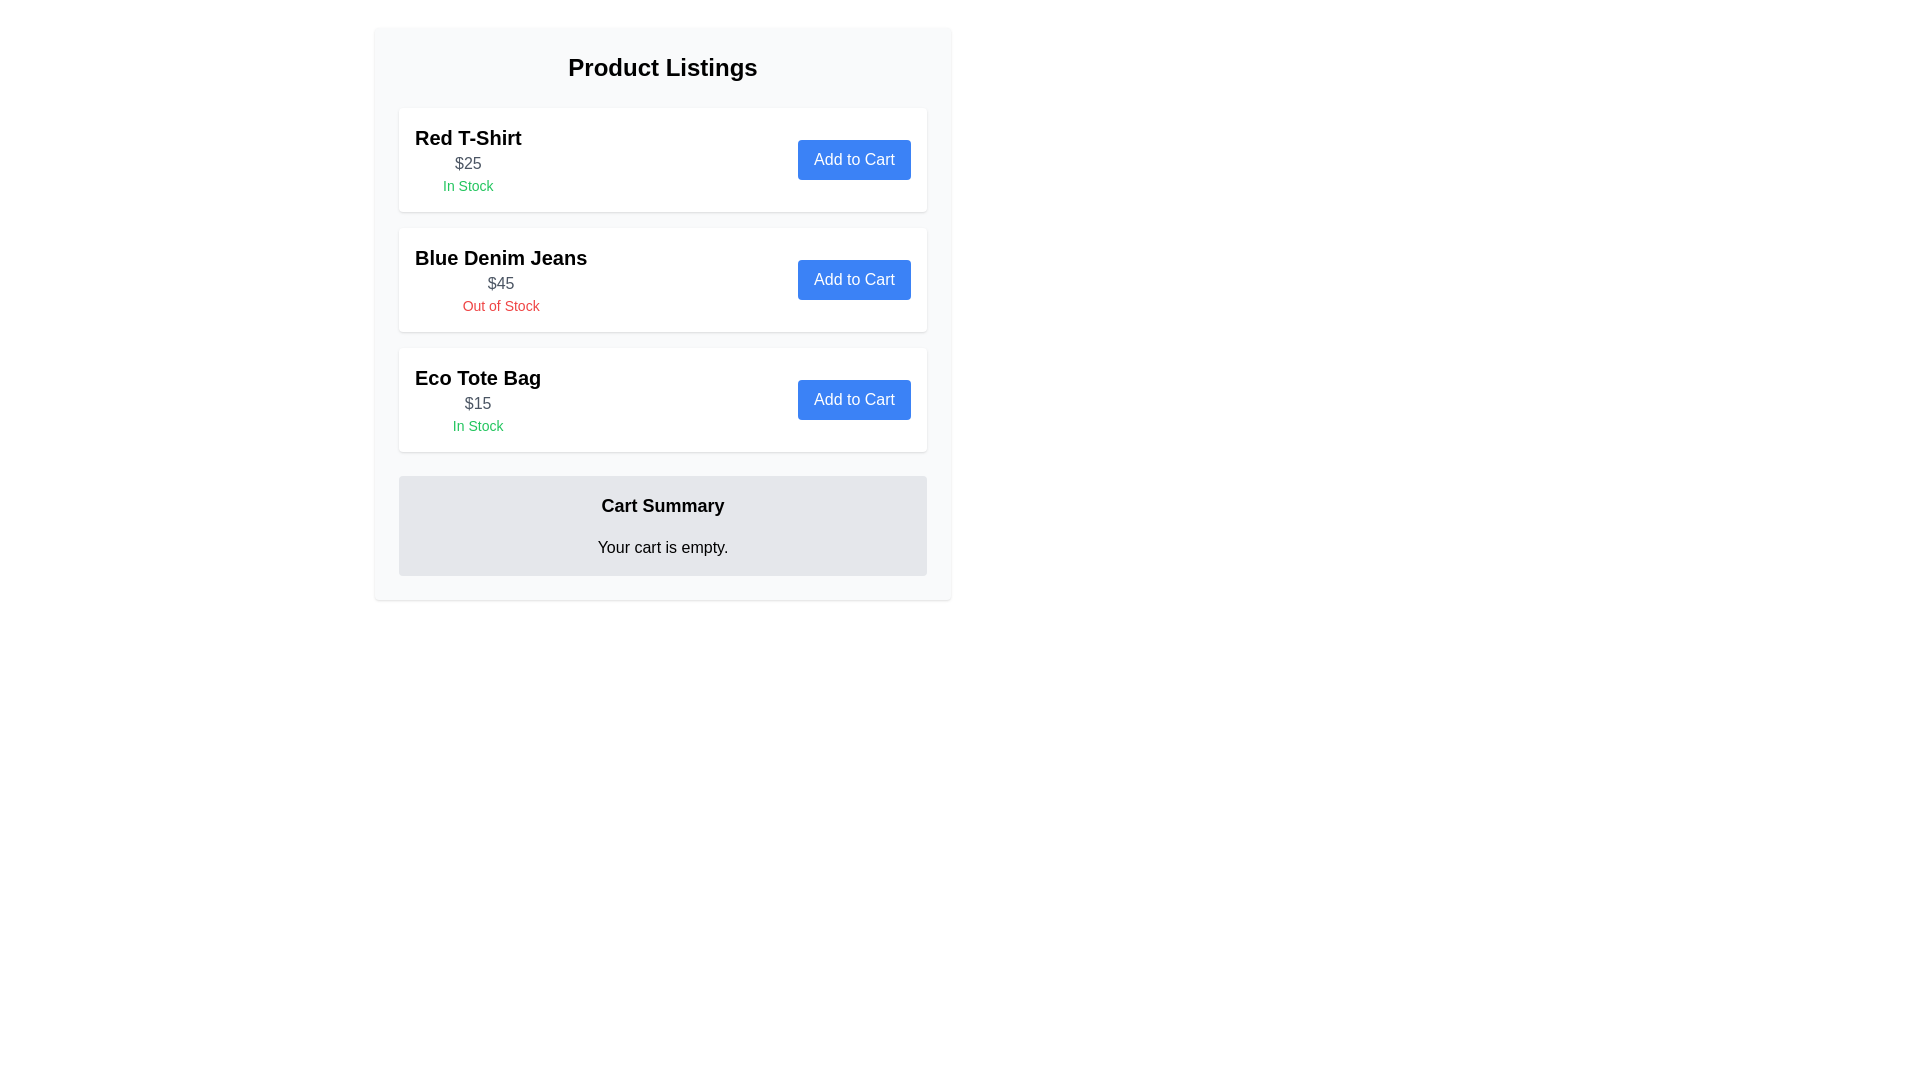 The width and height of the screenshot is (1920, 1080). What do you see at coordinates (854, 280) in the screenshot?
I see `the 'Add to Cart' button for the product 'Blue Denim Jeans', which is the rightmost interactive element in its product listing card` at bounding box center [854, 280].